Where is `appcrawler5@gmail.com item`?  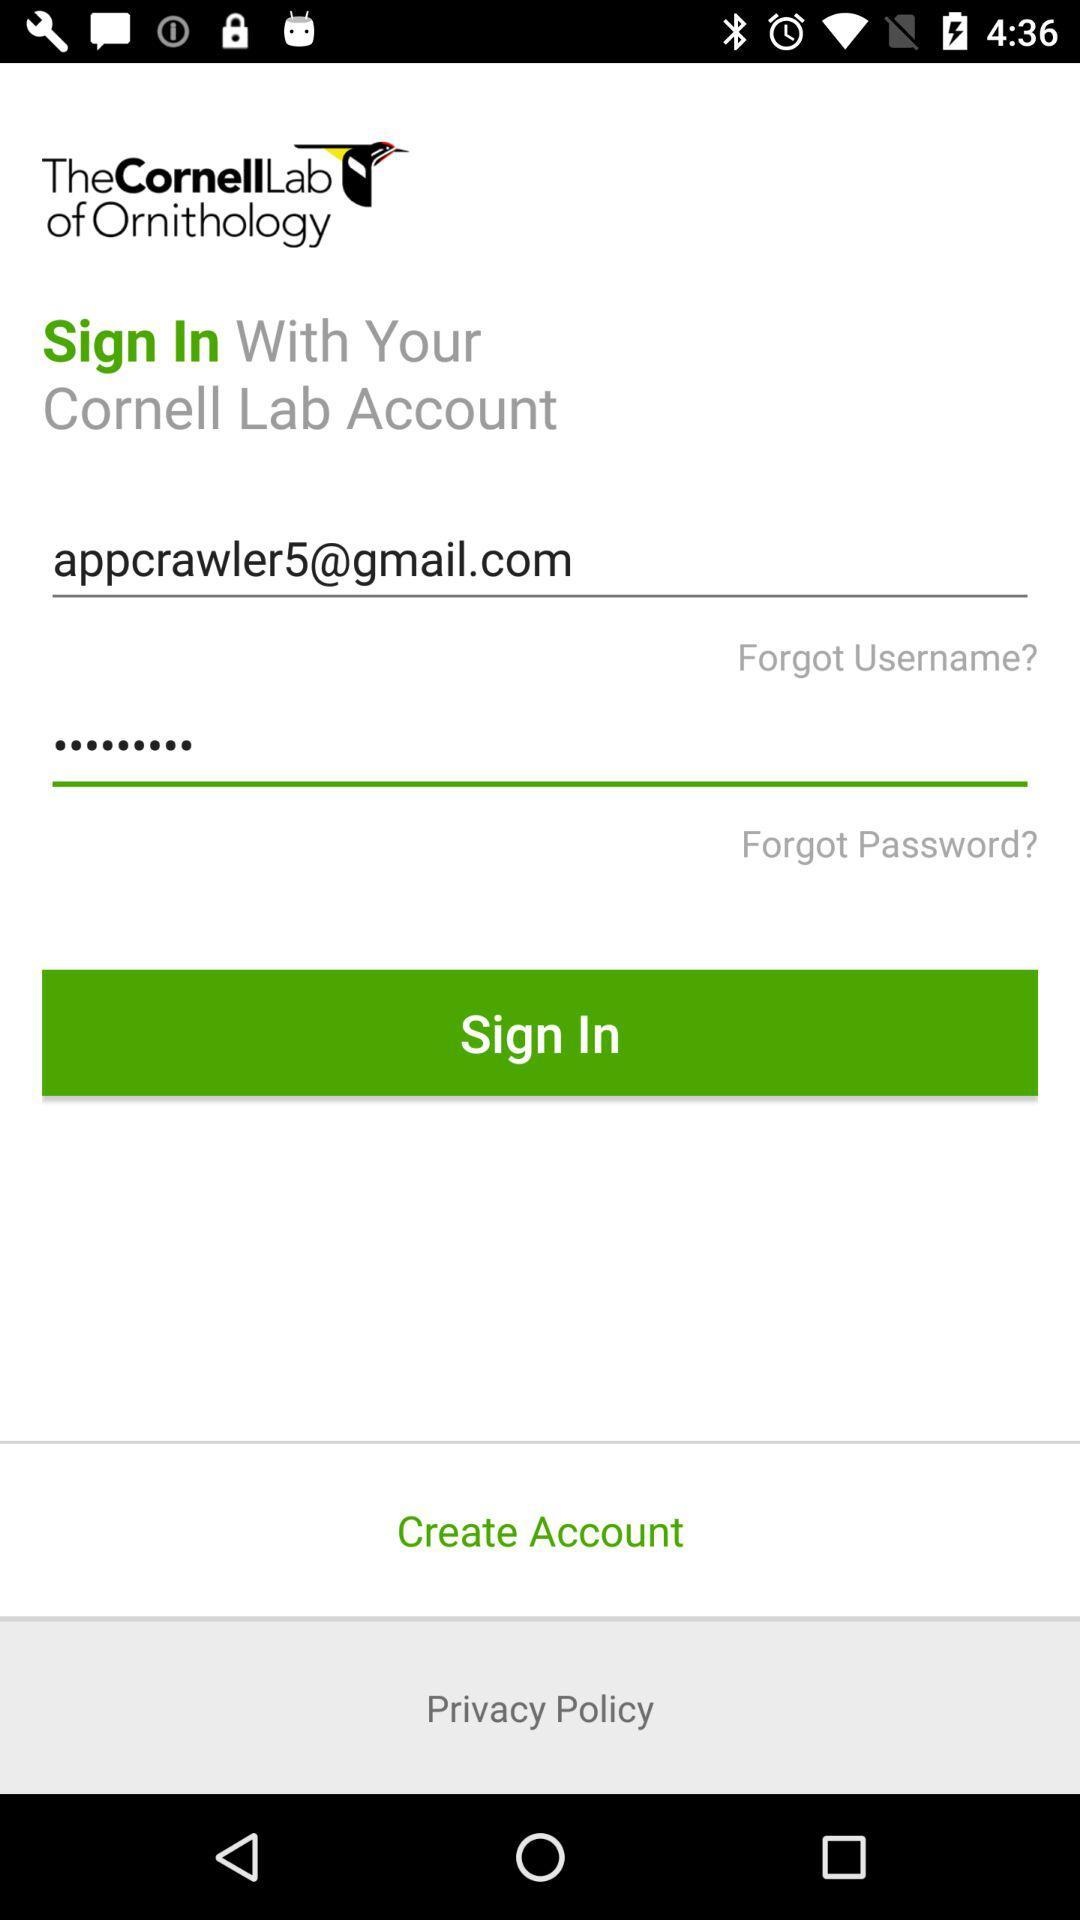
appcrawler5@gmail.com item is located at coordinates (540, 558).